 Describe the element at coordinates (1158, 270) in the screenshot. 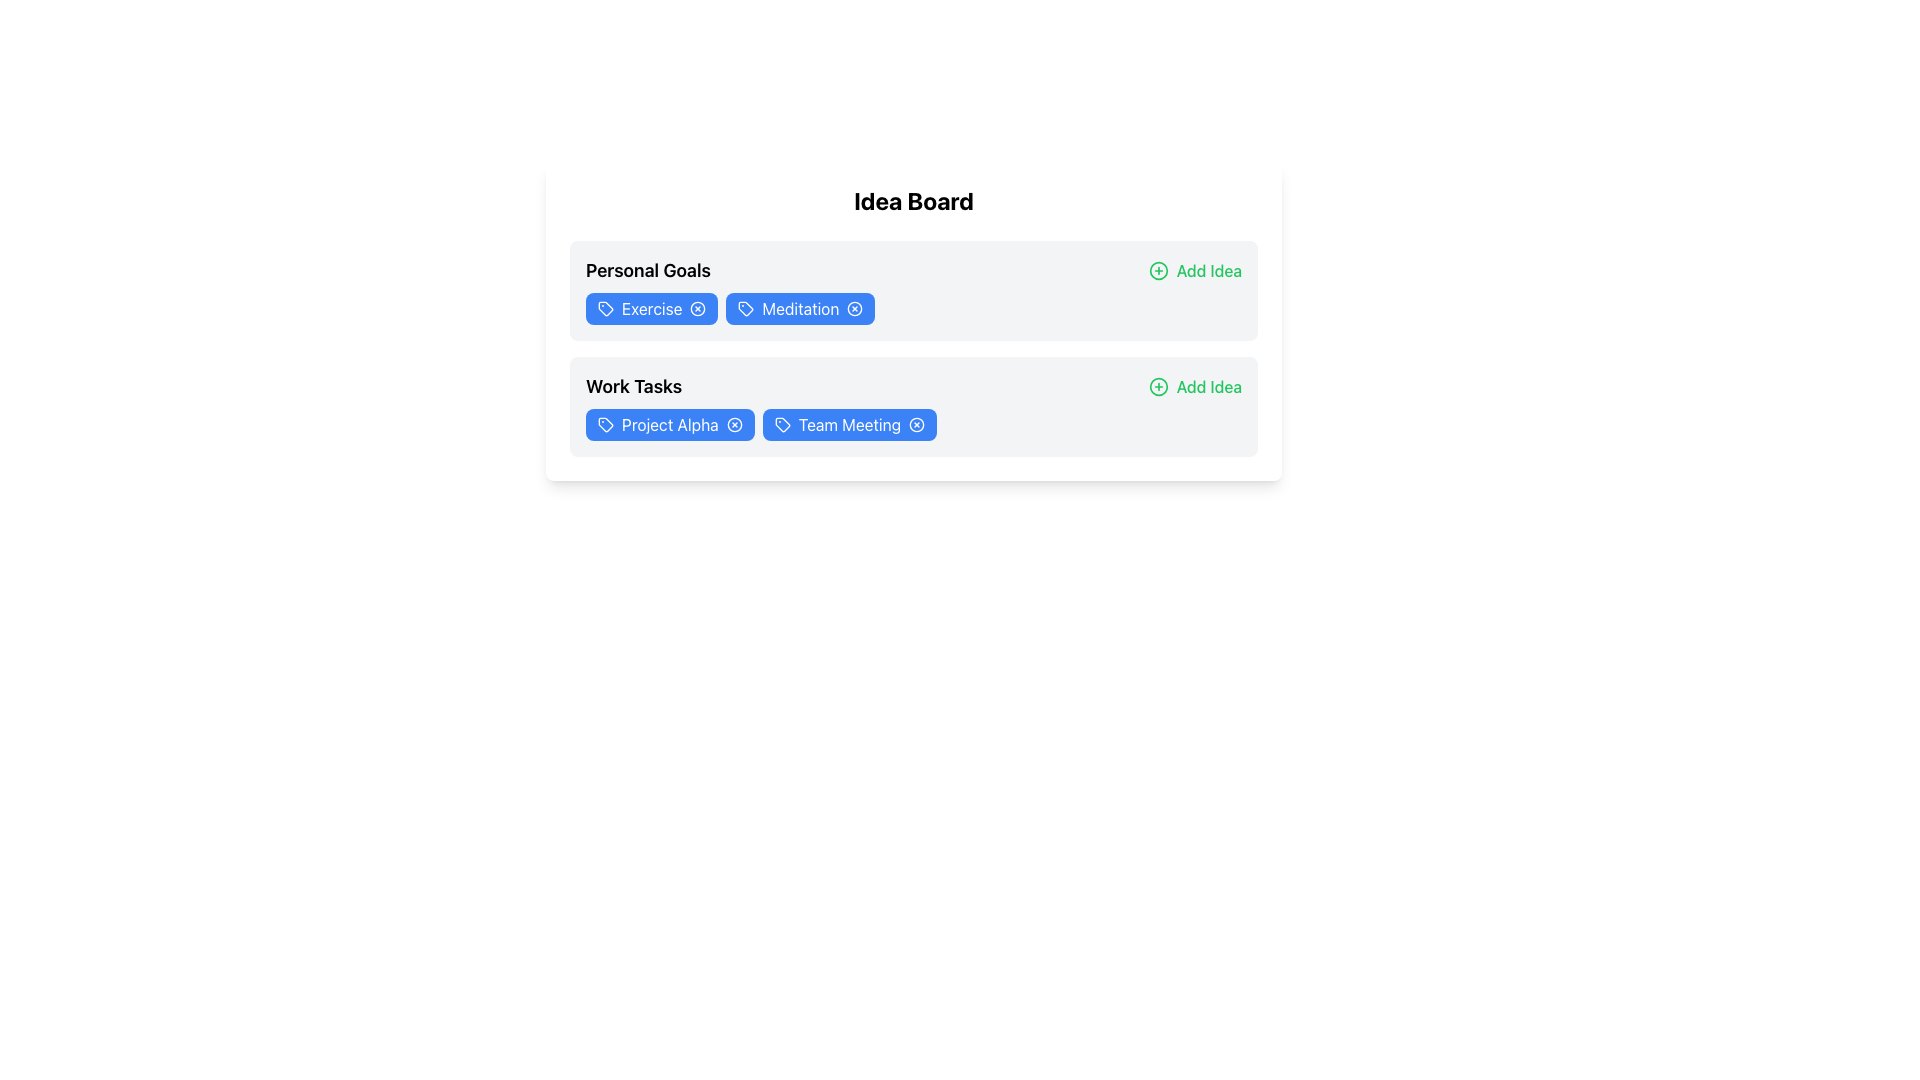

I see `the circular green outlined icon with a cross in its center, located to the right of the 'Add Idea' text in the 'Personal Goals' section` at that location.